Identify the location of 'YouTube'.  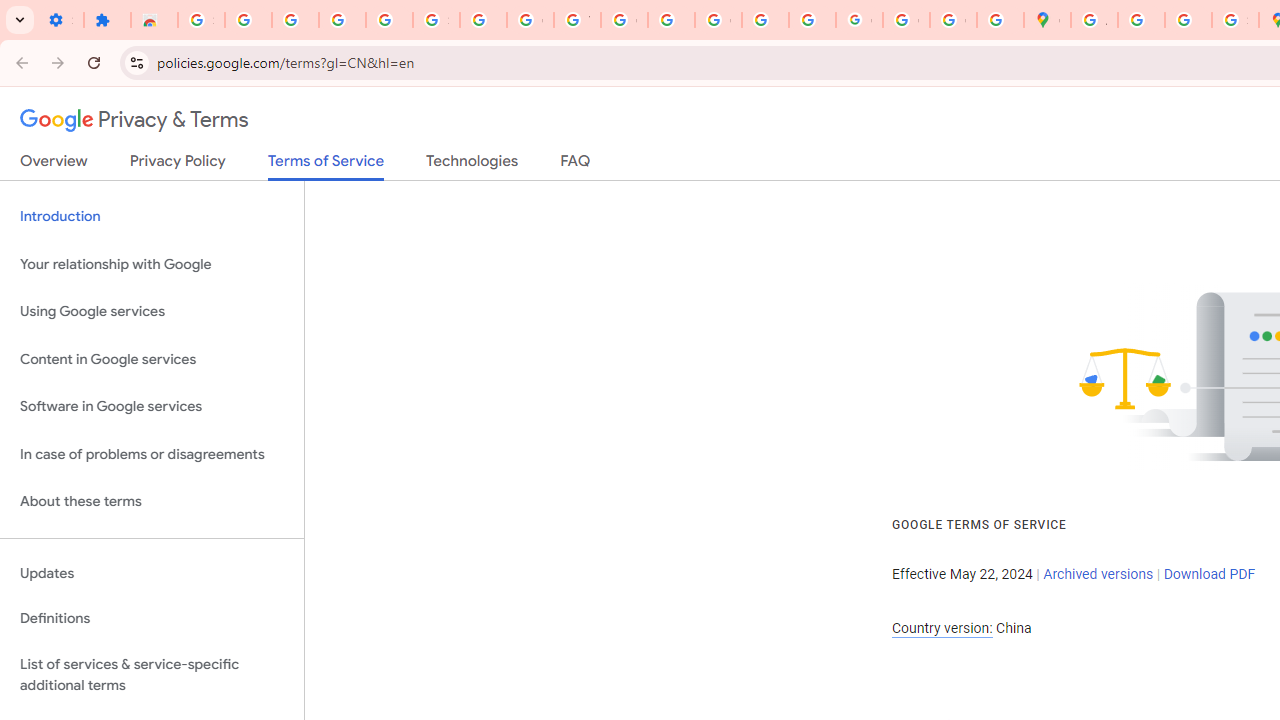
(576, 20).